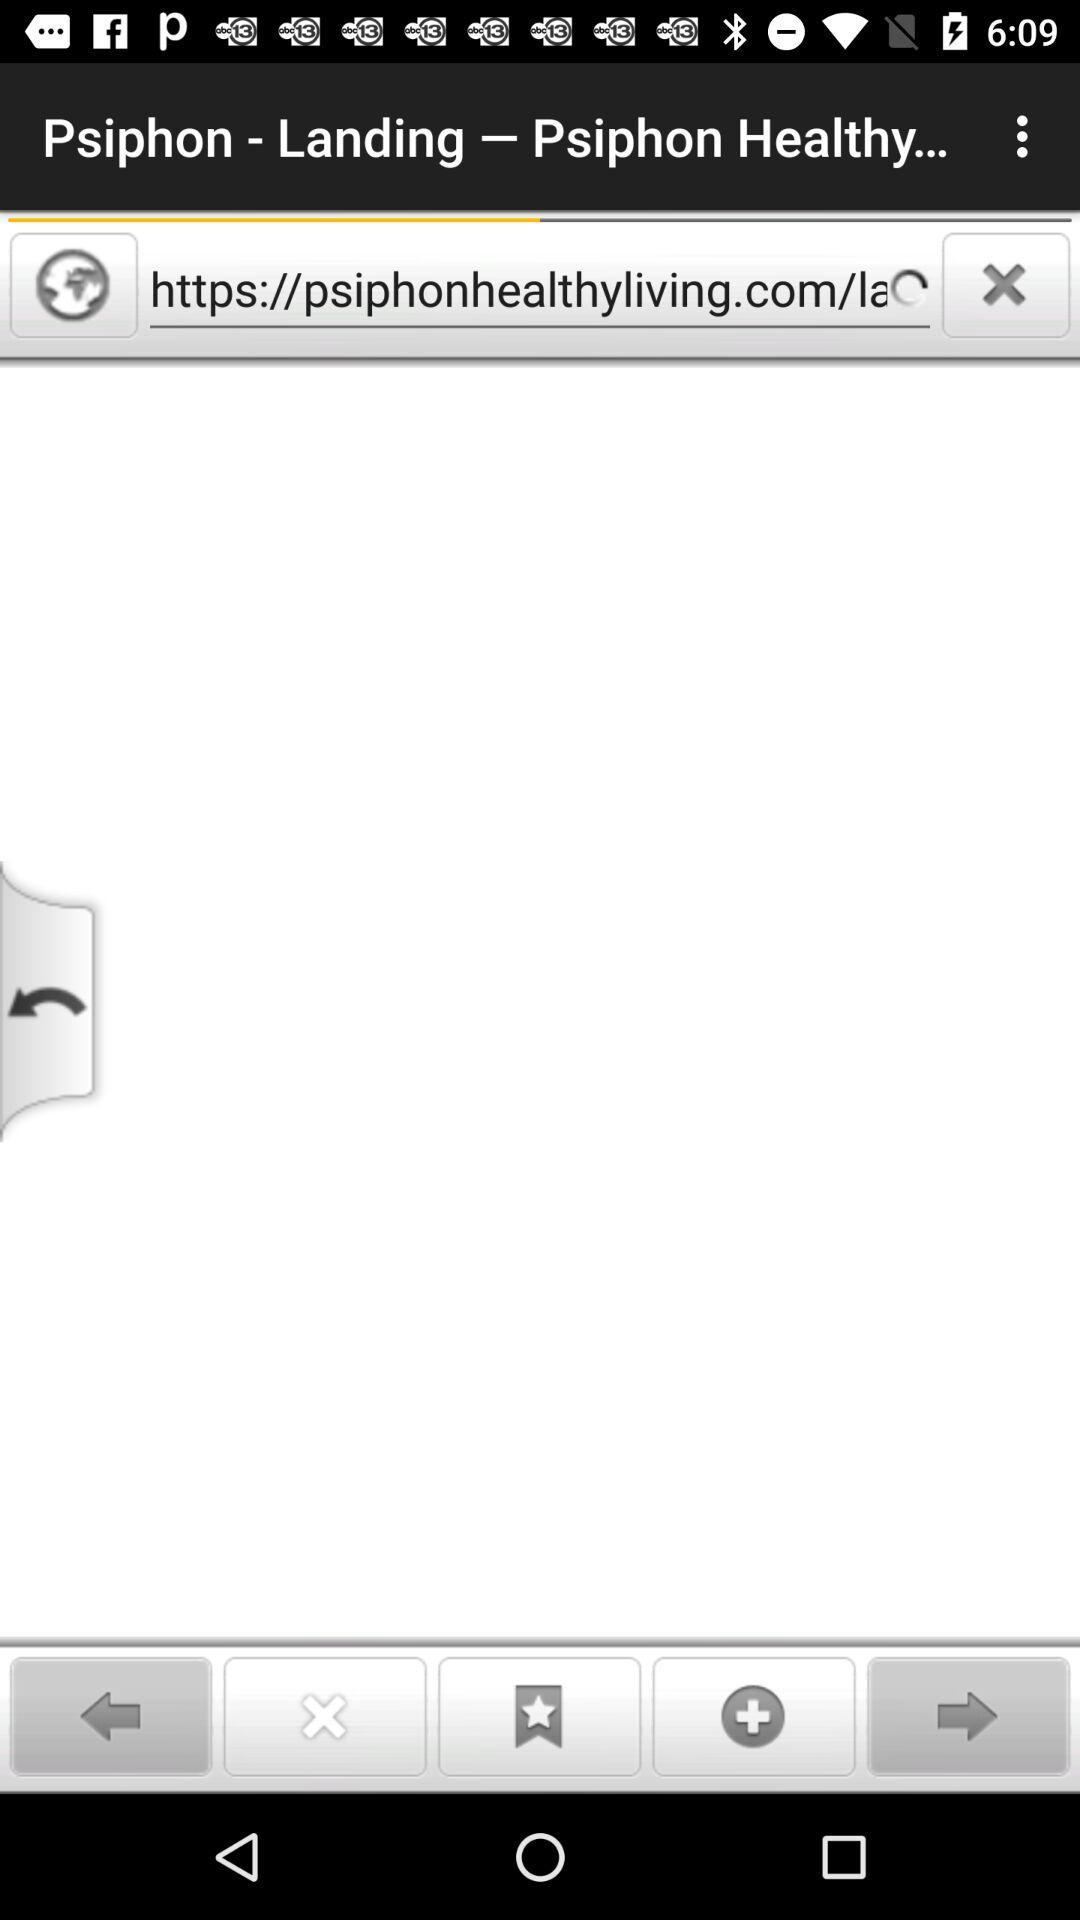 The width and height of the screenshot is (1080, 1920). Describe the element at coordinates (967, 1715) in the screenshot. I see `the arrow_forward icon` at that location.